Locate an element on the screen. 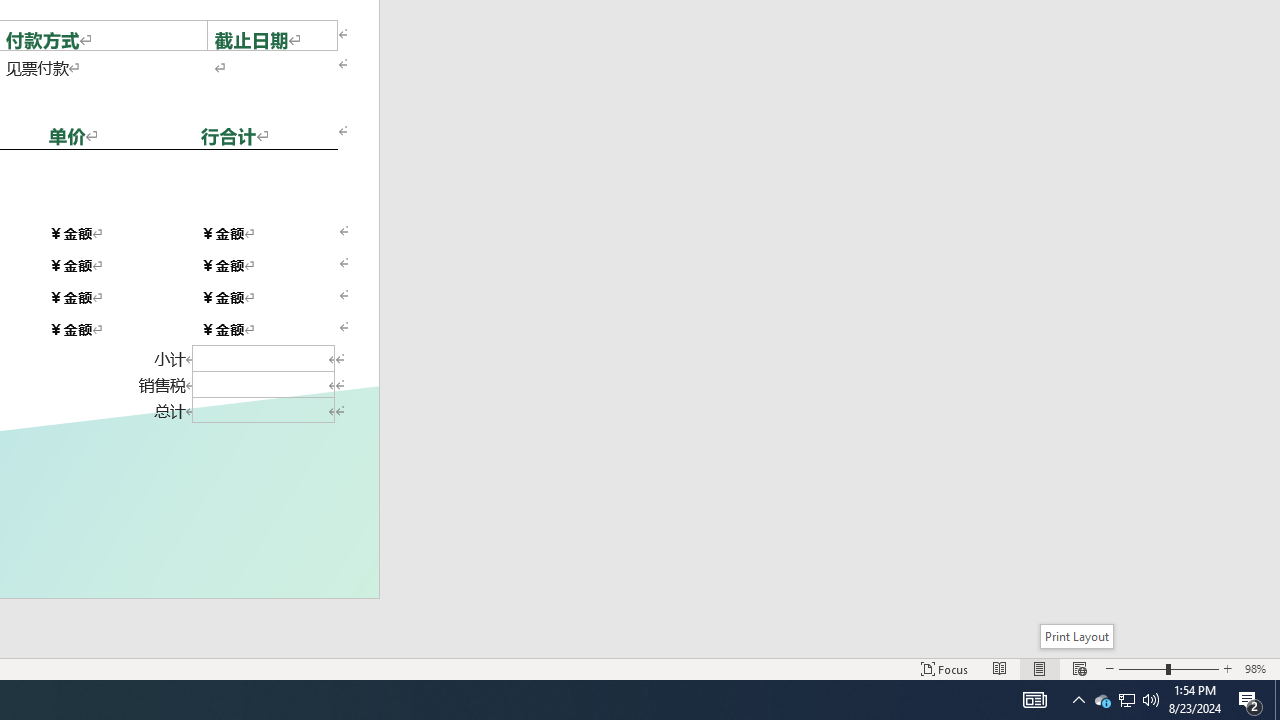 The height and width of the screenshot is (720, 1280). 'Zoom 98%' is located at coordinates (1257, 669).